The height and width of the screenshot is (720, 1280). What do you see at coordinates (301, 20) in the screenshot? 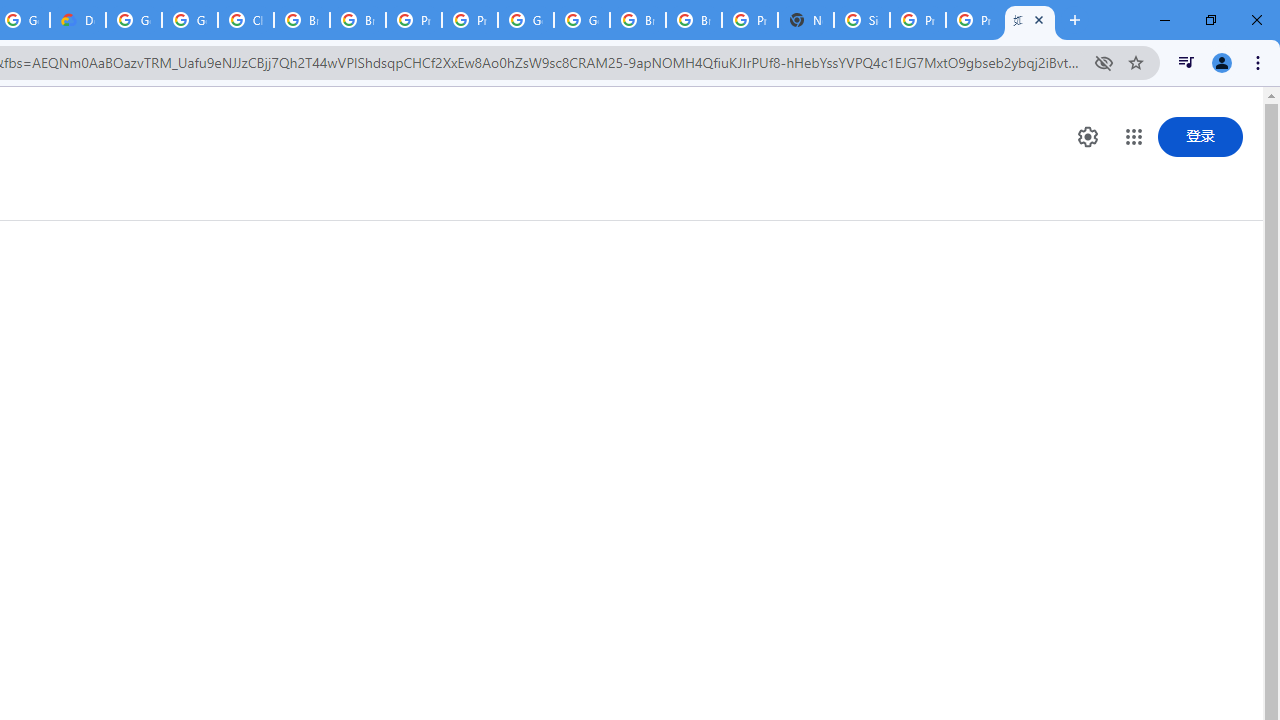
I see `'Browse Chrome as a guest - Computer - Google Chrome Help'` at bounding box center [301, 20].